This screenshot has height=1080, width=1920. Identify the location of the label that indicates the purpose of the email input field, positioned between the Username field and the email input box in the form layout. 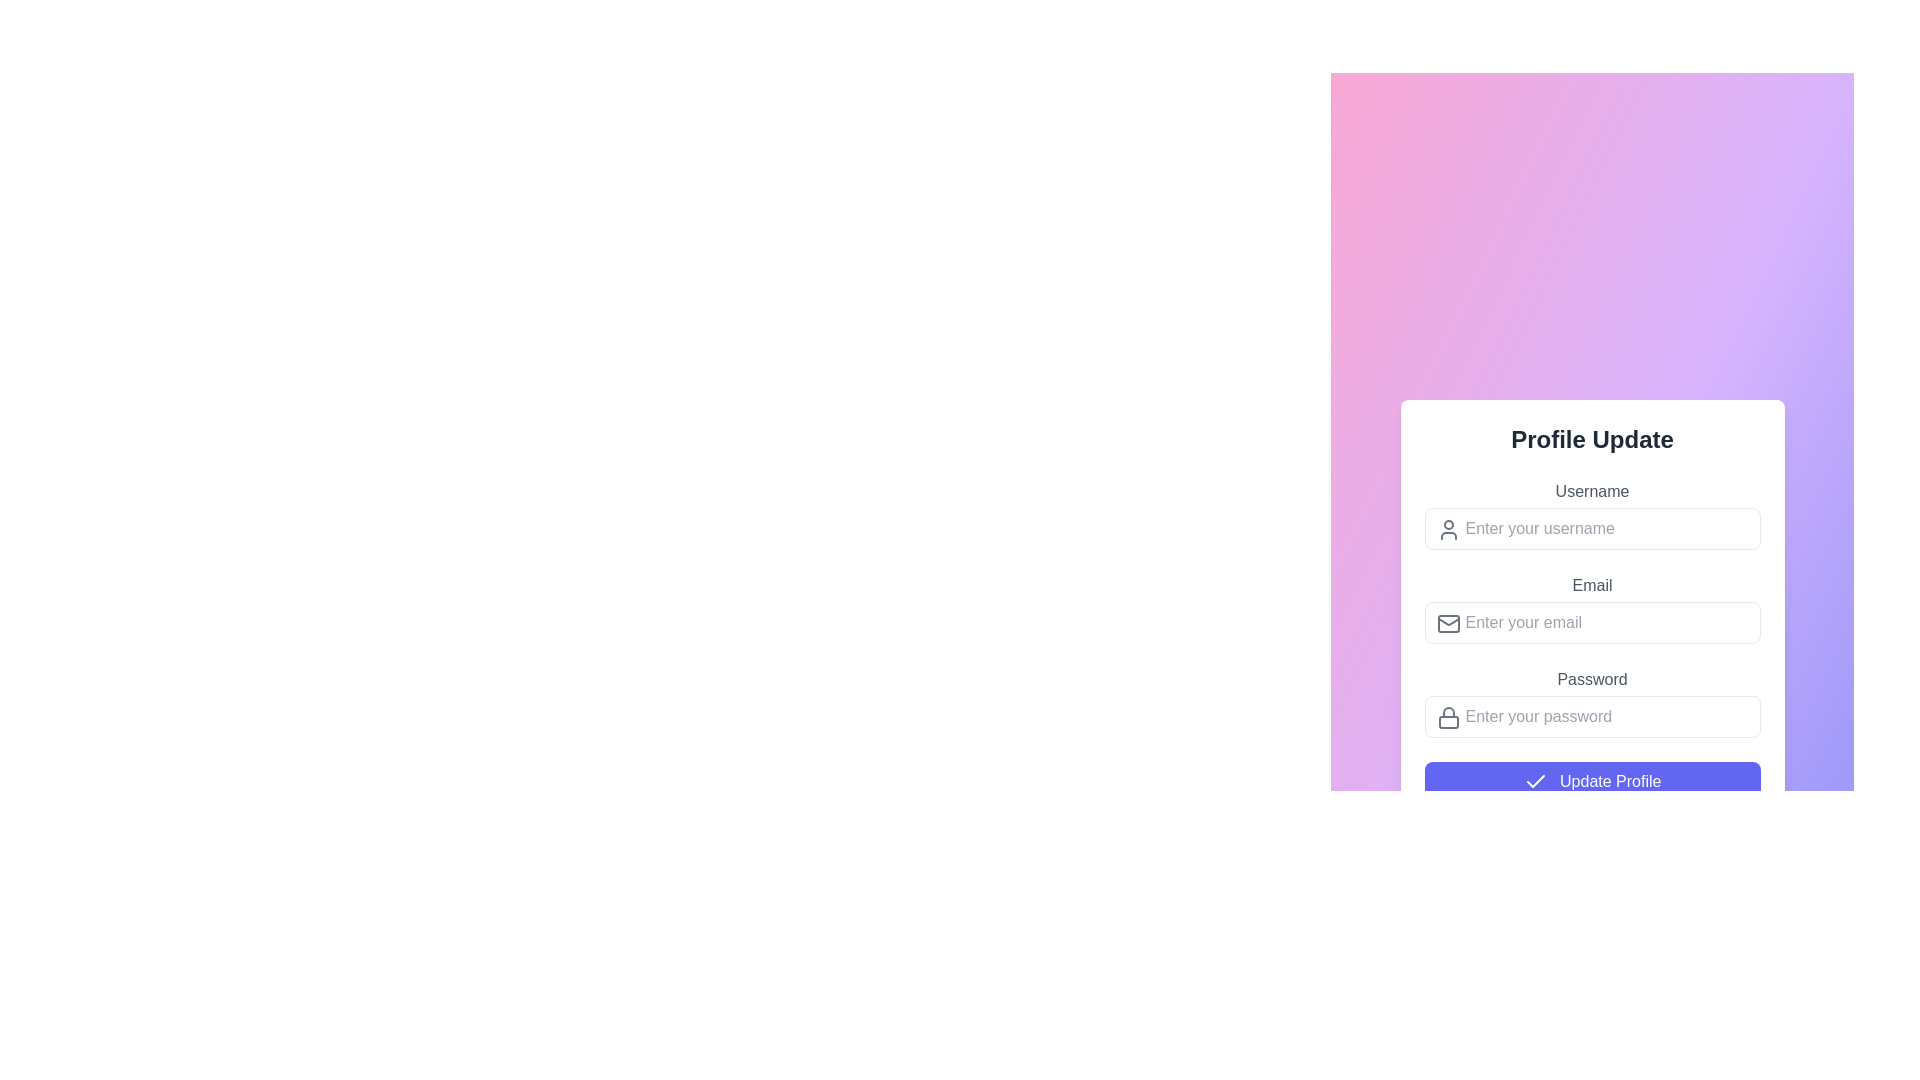
(1591, 585).